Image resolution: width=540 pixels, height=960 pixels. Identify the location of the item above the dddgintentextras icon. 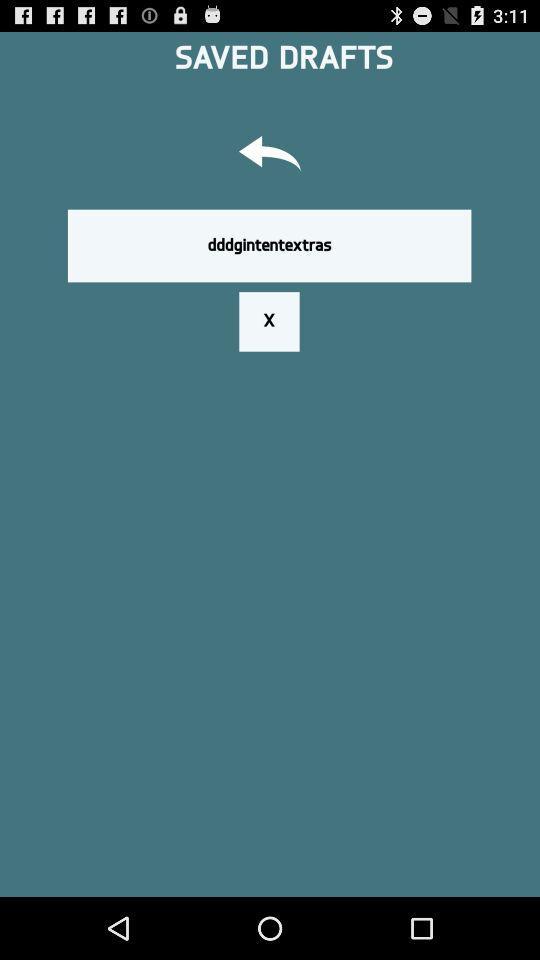
(270, 155).